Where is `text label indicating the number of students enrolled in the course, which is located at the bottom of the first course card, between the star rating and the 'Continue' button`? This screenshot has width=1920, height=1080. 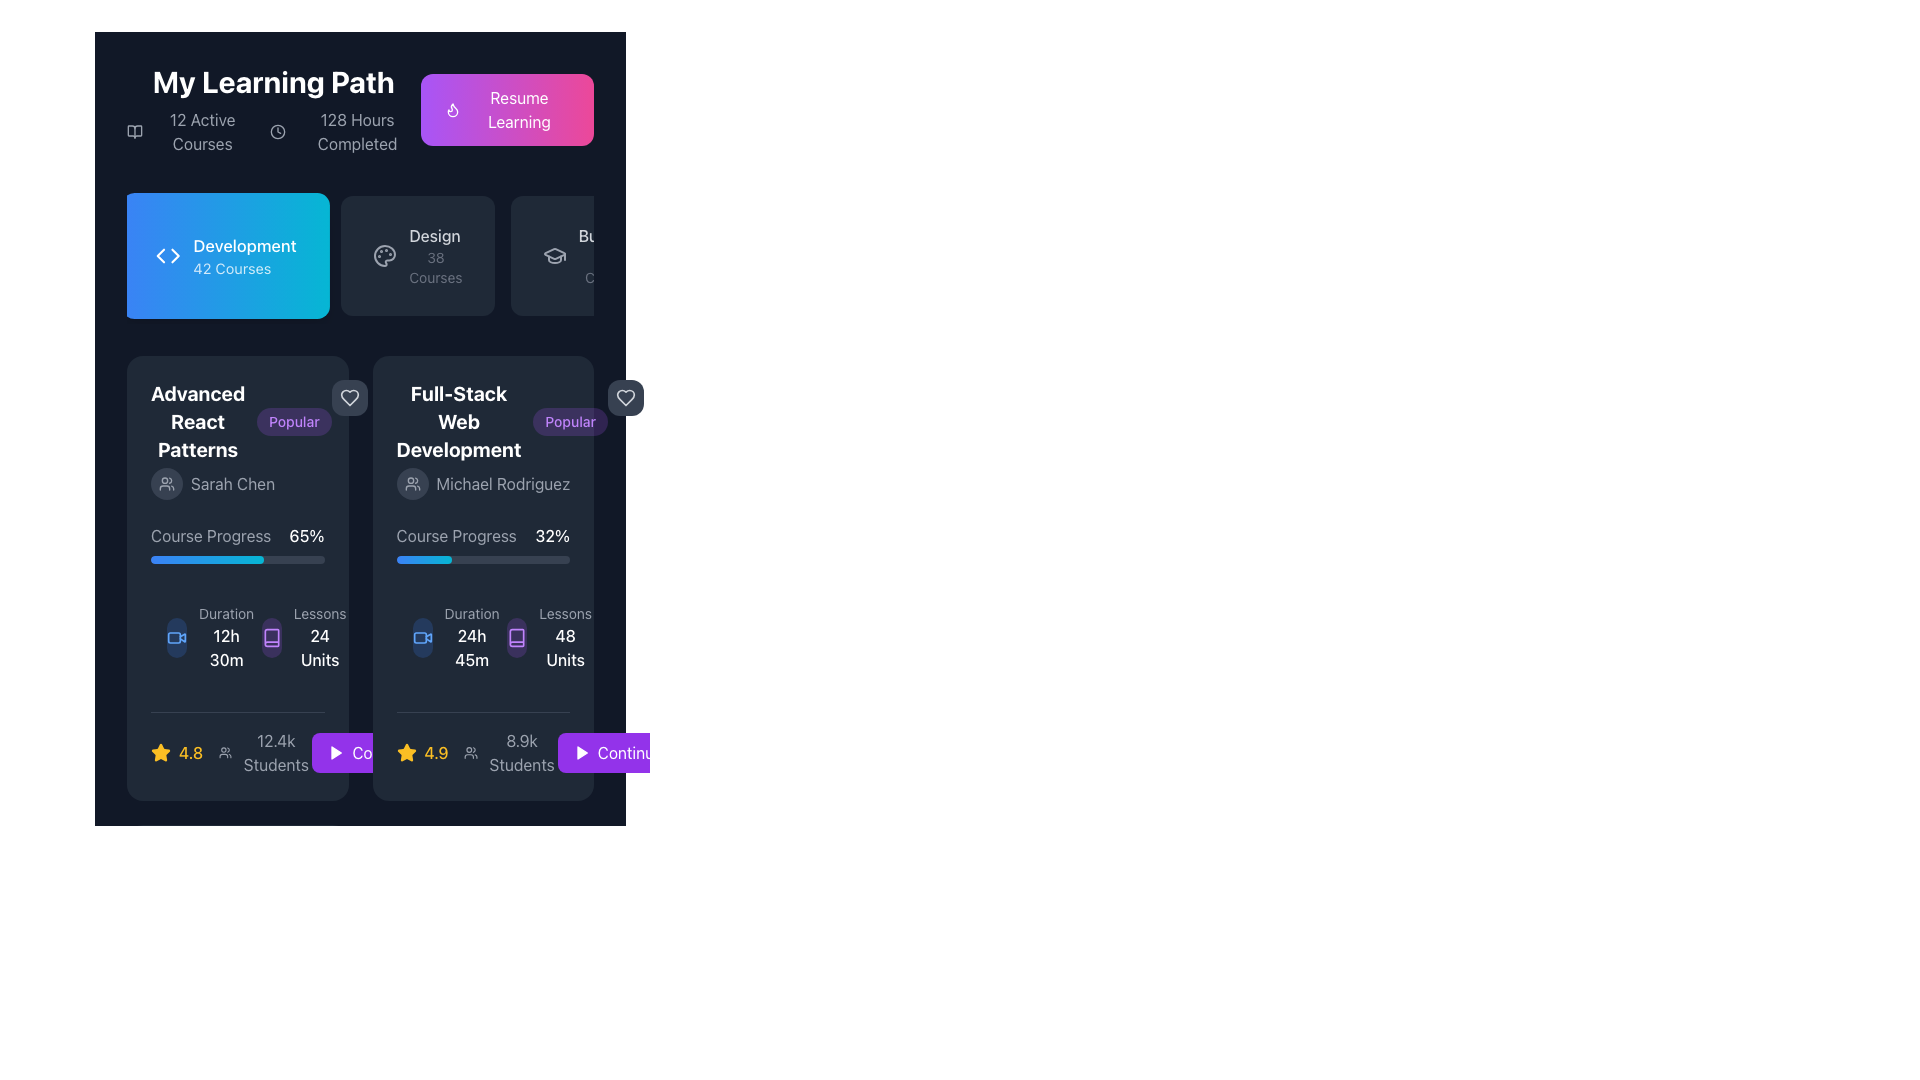
text label indicating the number of students enrolled in the course, which is located at the bottom of the first course card, between the star rating and the 'Continue' button is located at coordinates (264, 752).